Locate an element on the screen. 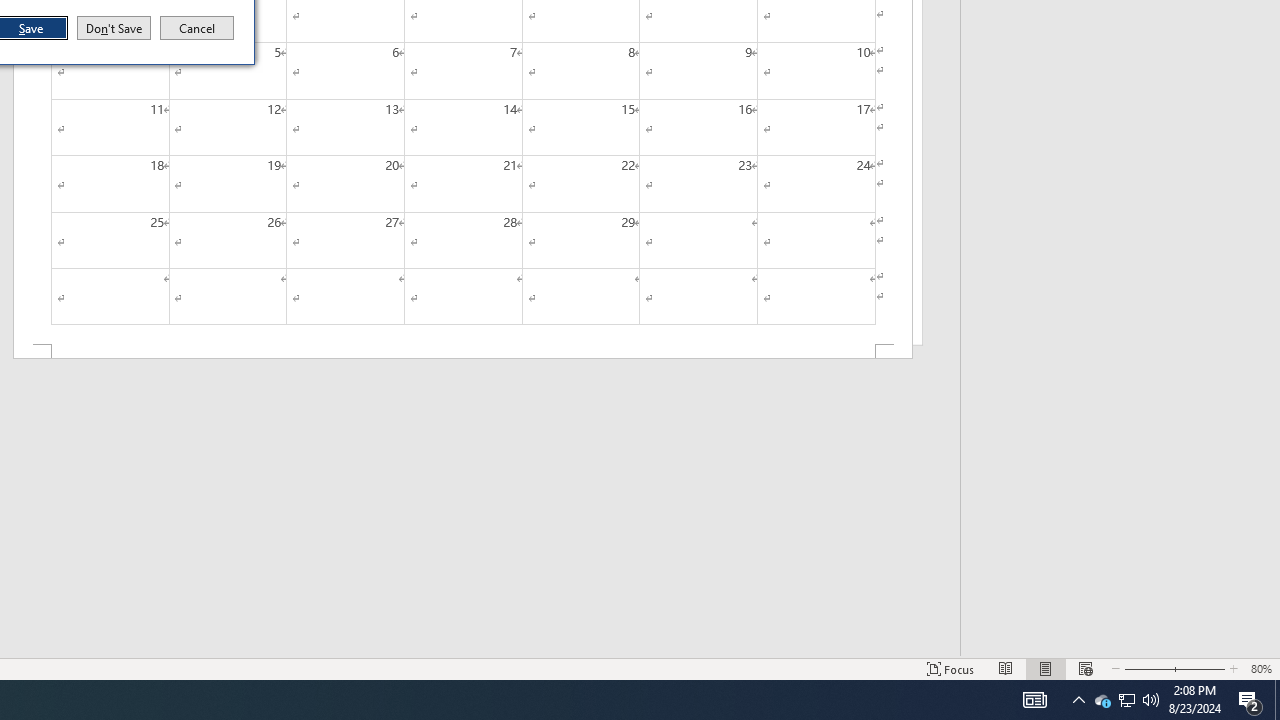 The width and height of the screenshot is (1280, 720). 'Cancel' is located at coordinates (197, 28).